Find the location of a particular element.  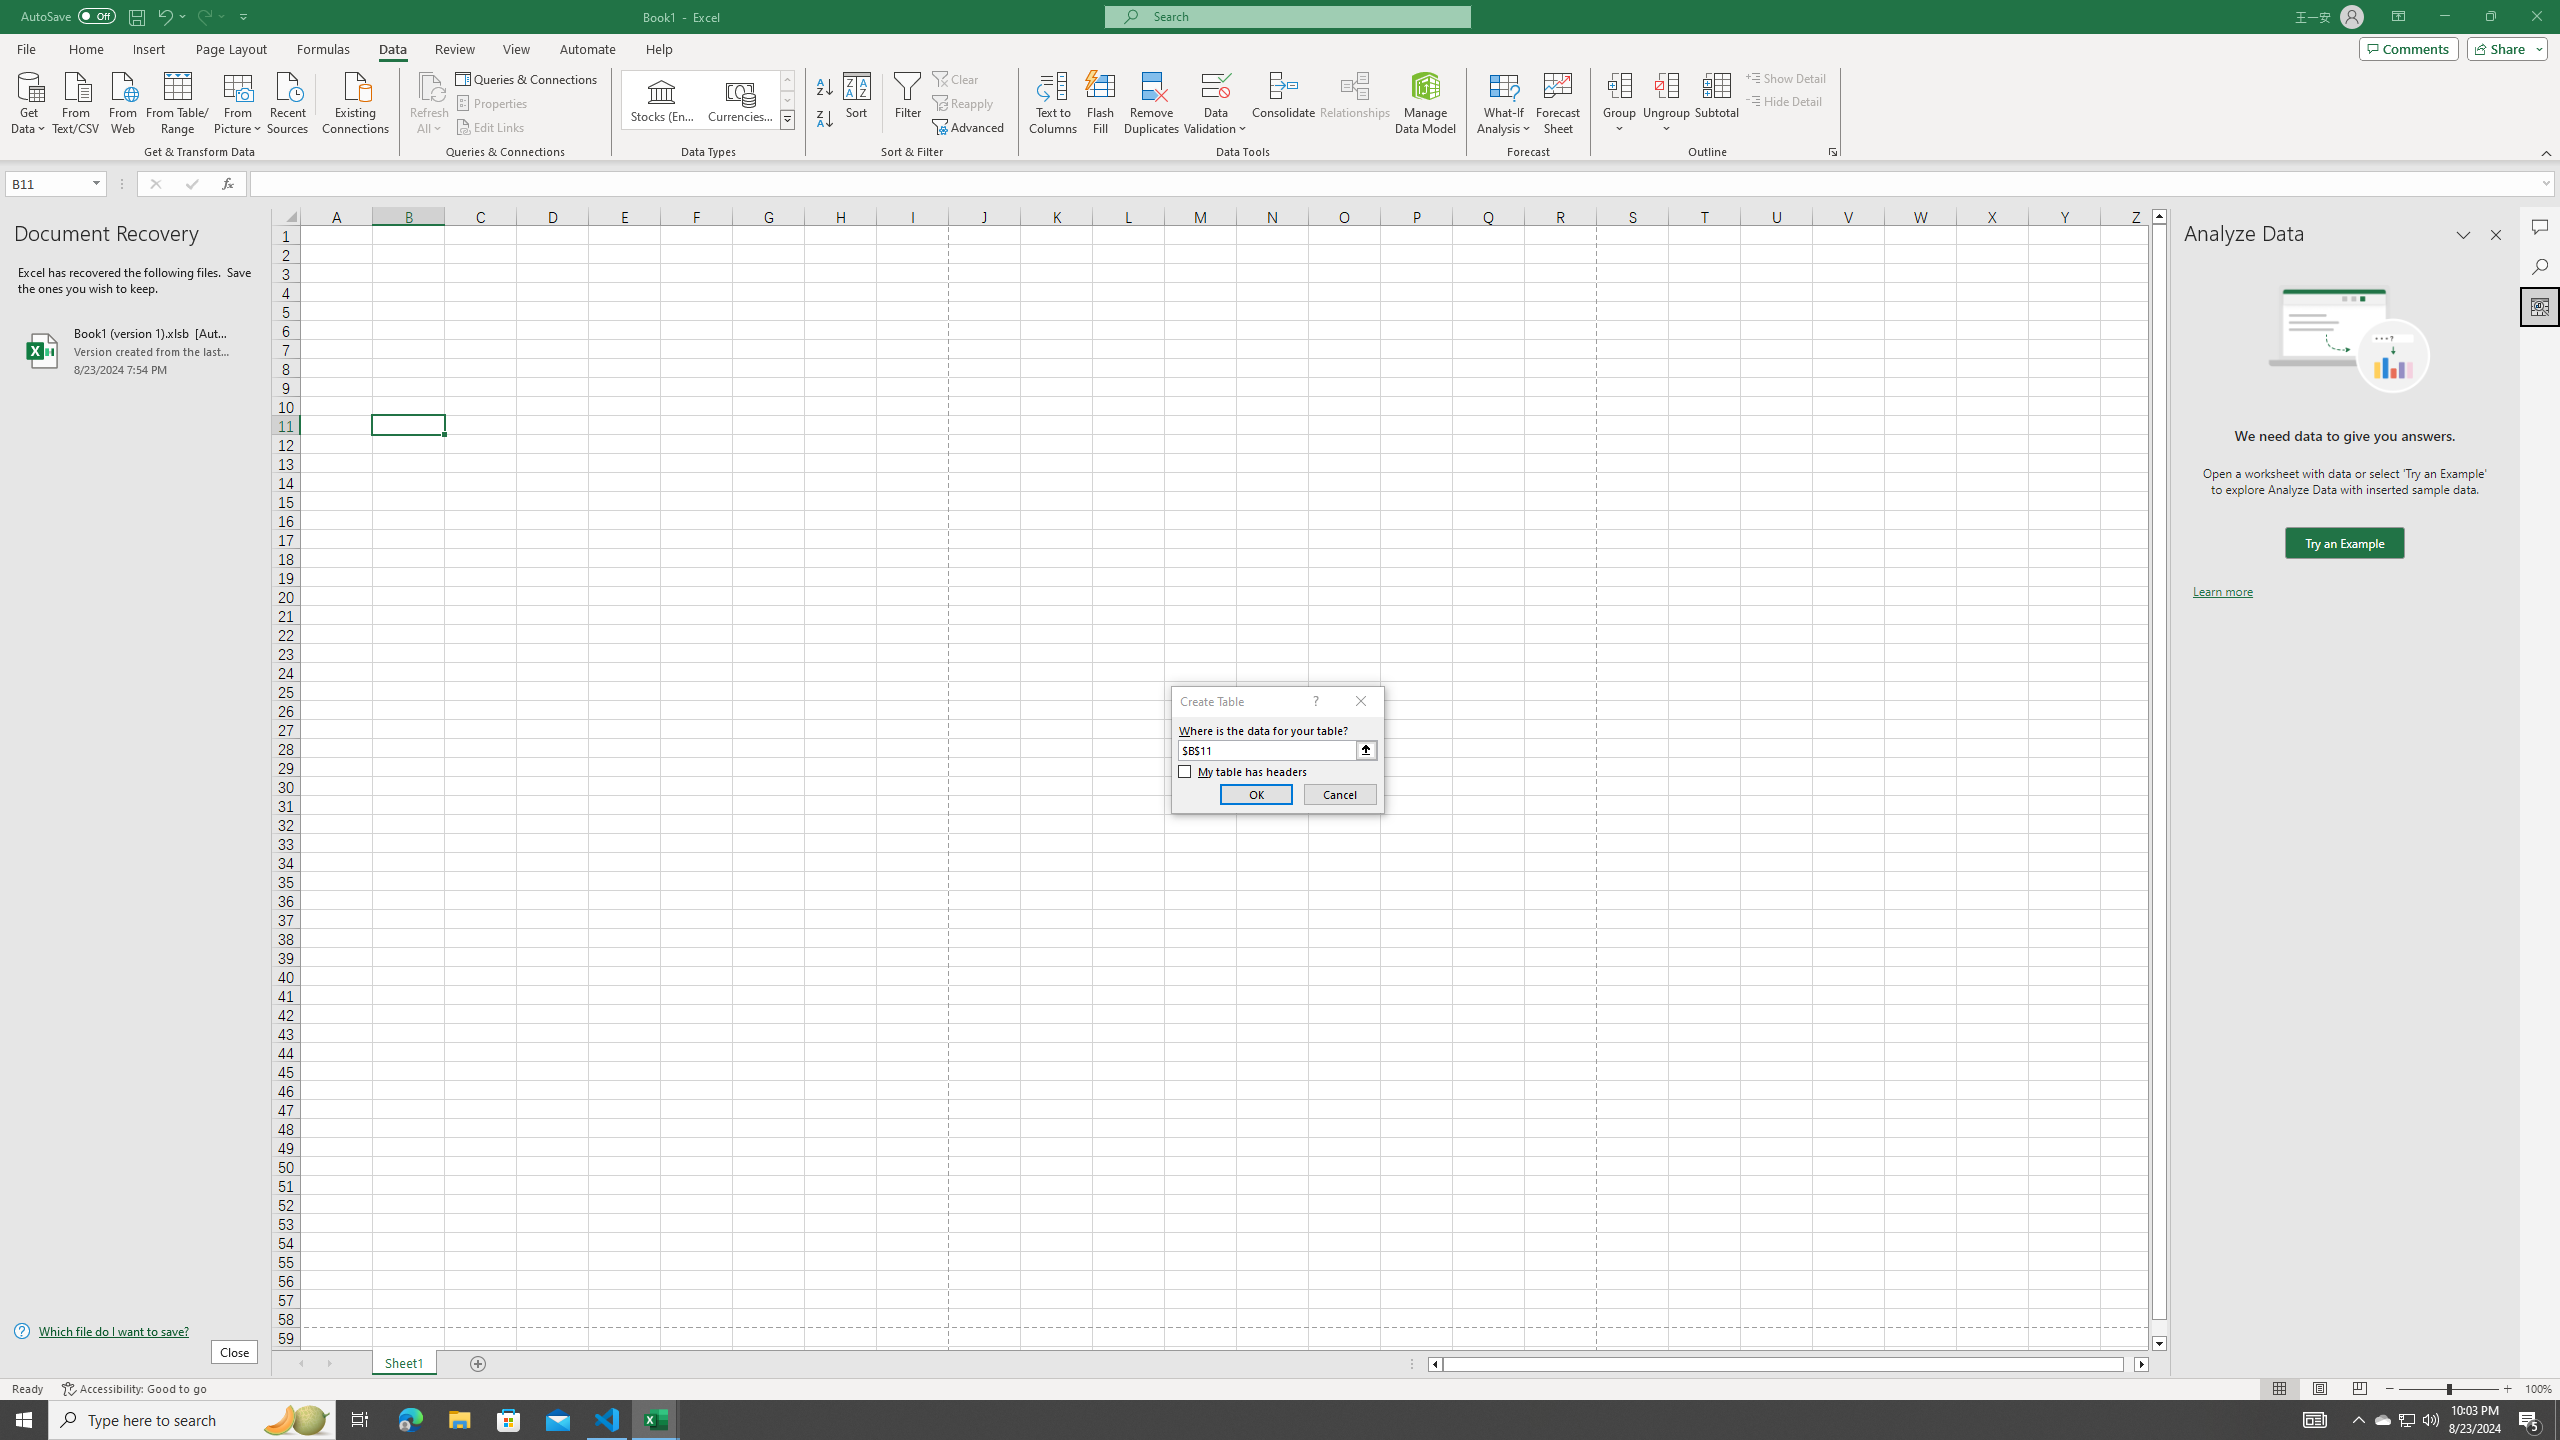

'Zoom Out' is located at coordinates (2422, 1389).